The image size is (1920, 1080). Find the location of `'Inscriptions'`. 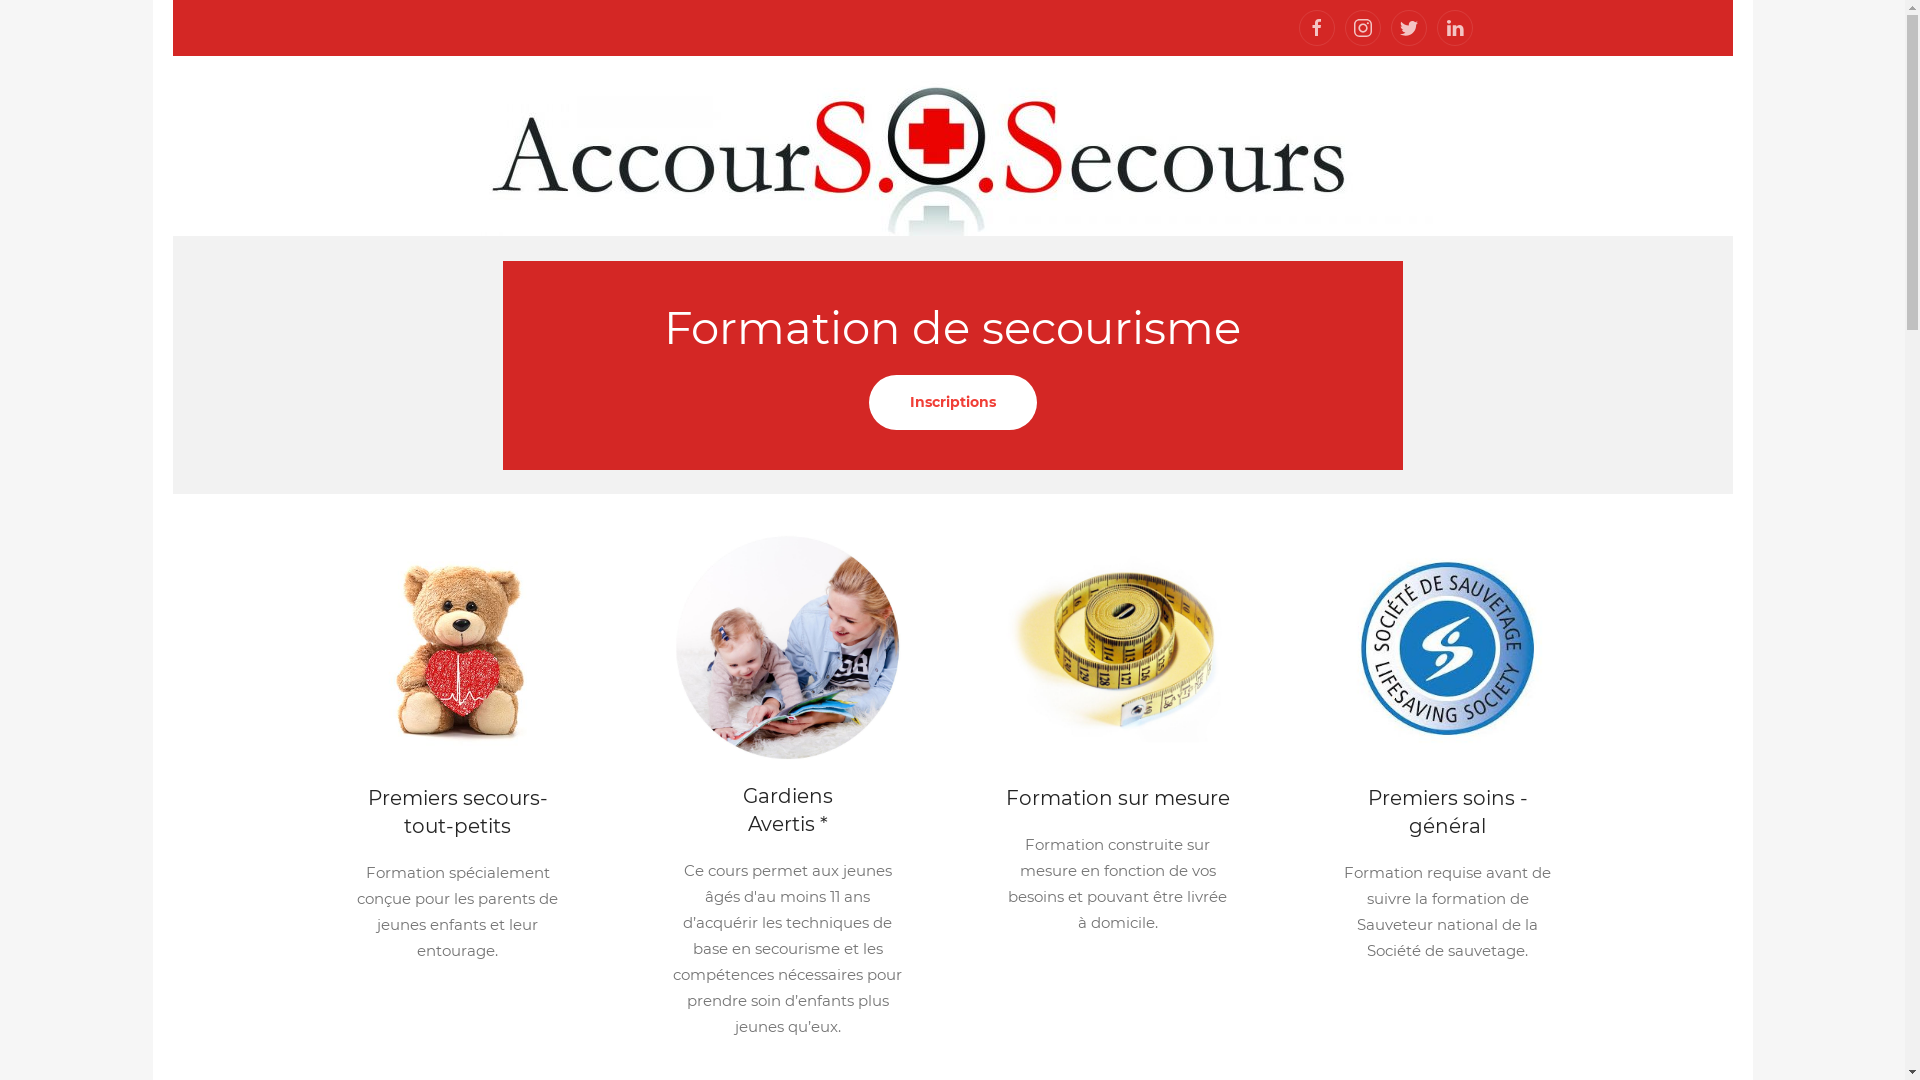

'Inscriptions' is located at coordinates (950, 401).